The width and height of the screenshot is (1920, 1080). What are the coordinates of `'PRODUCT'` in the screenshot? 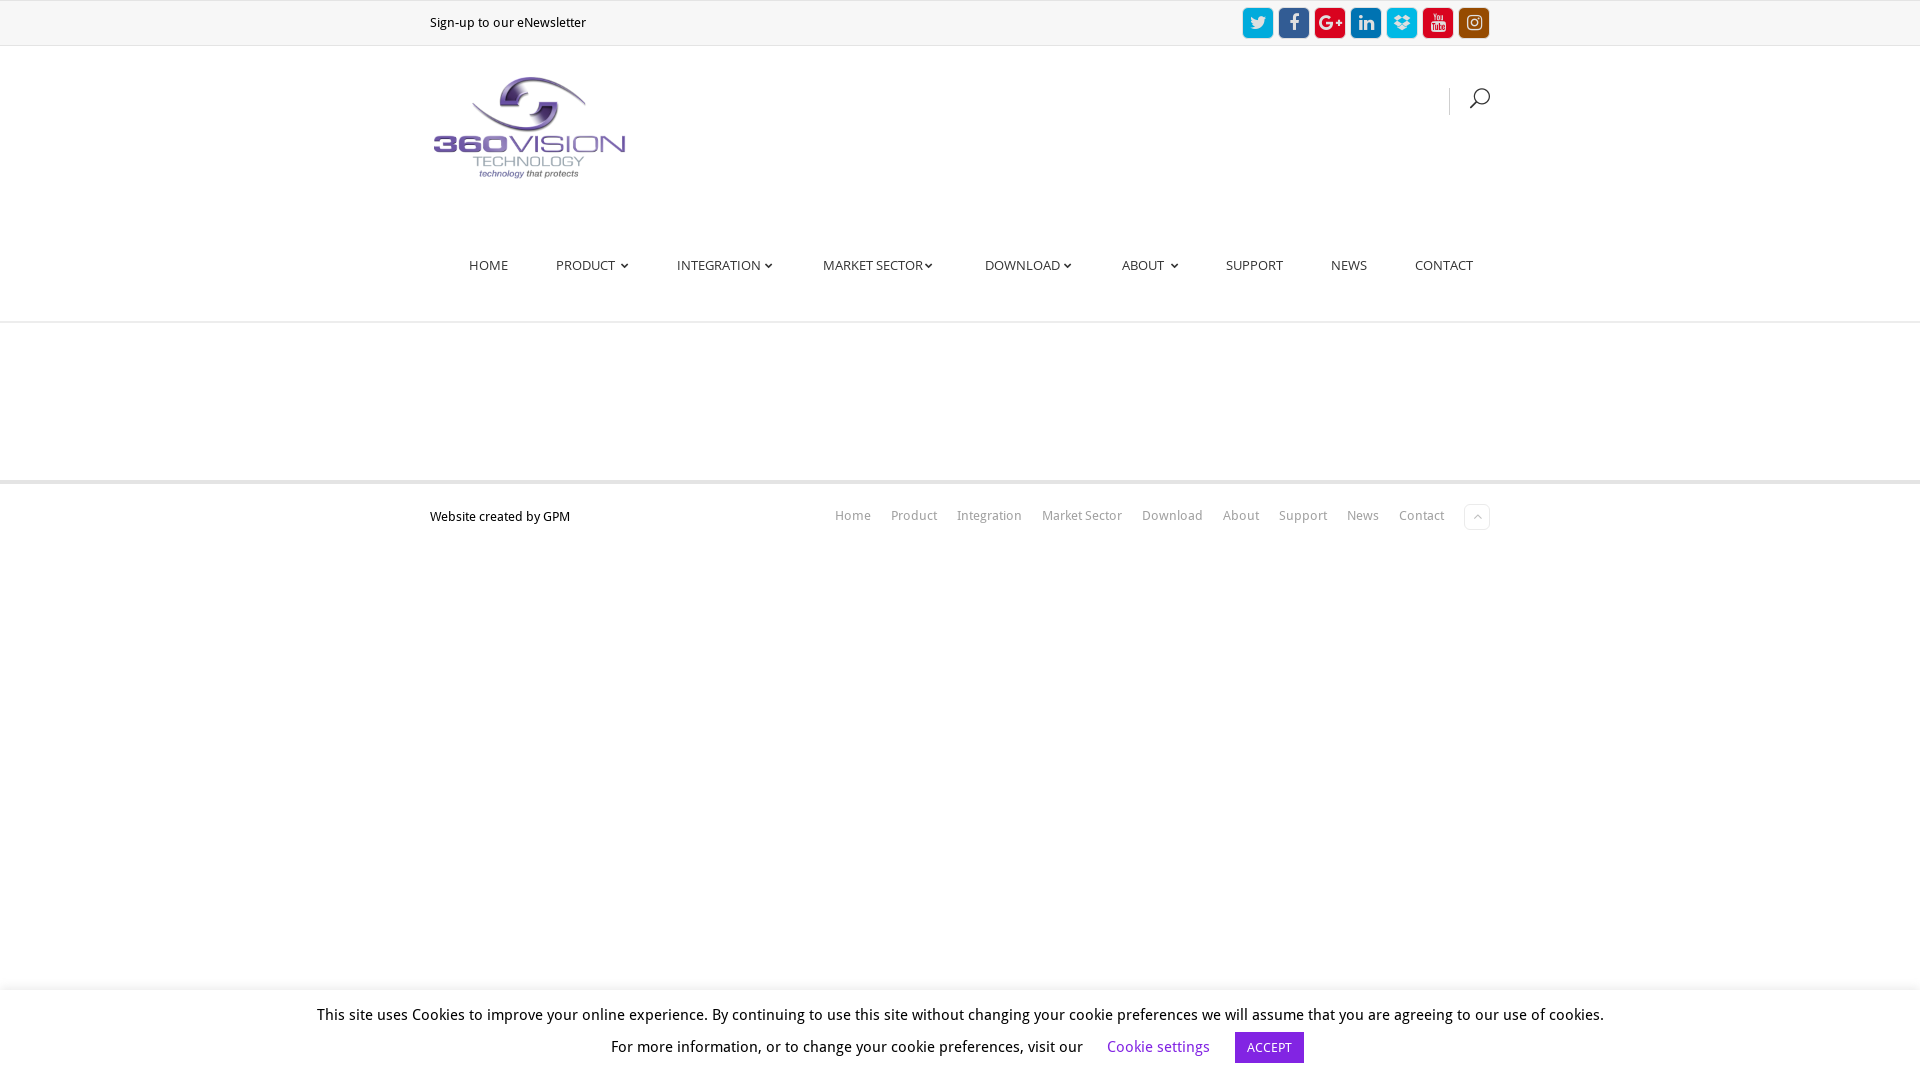 It's located at (538, 264).